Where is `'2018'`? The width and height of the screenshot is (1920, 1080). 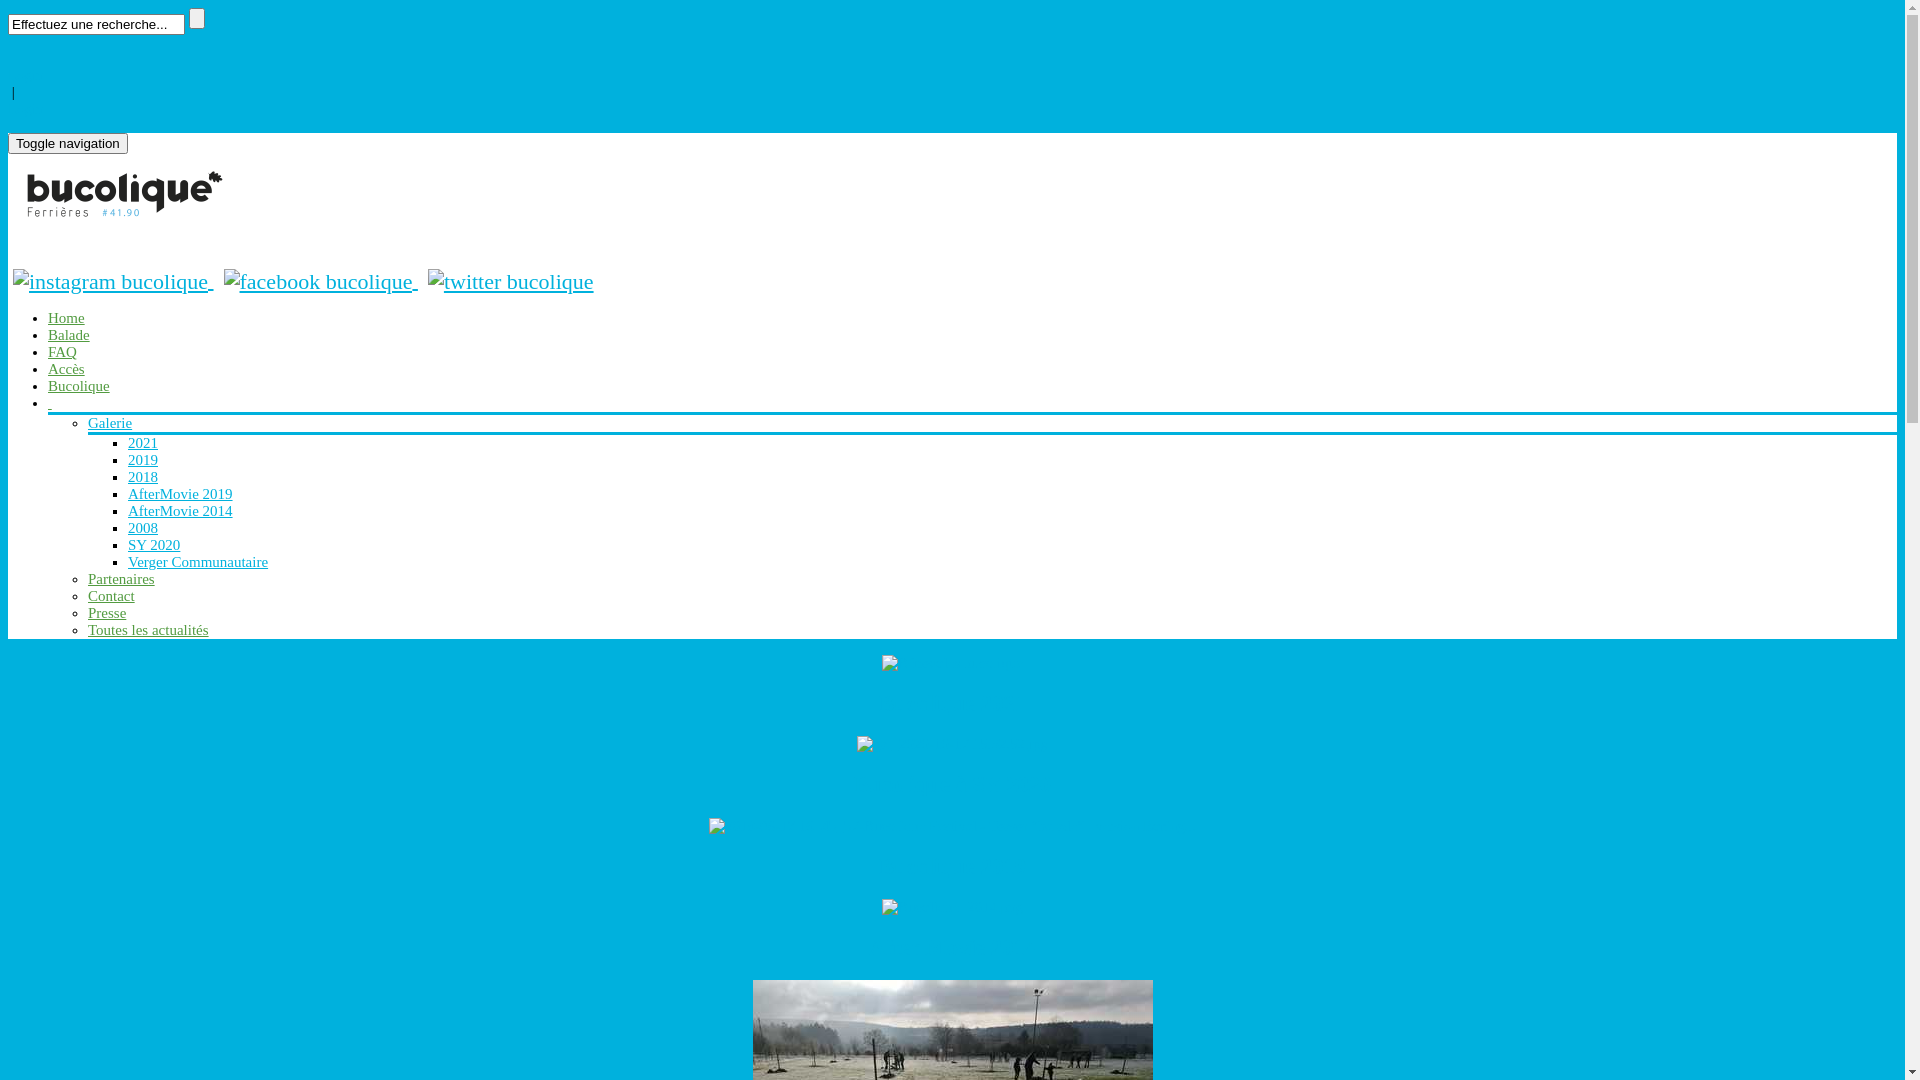 '2018' is located at coordinates (142, 477).